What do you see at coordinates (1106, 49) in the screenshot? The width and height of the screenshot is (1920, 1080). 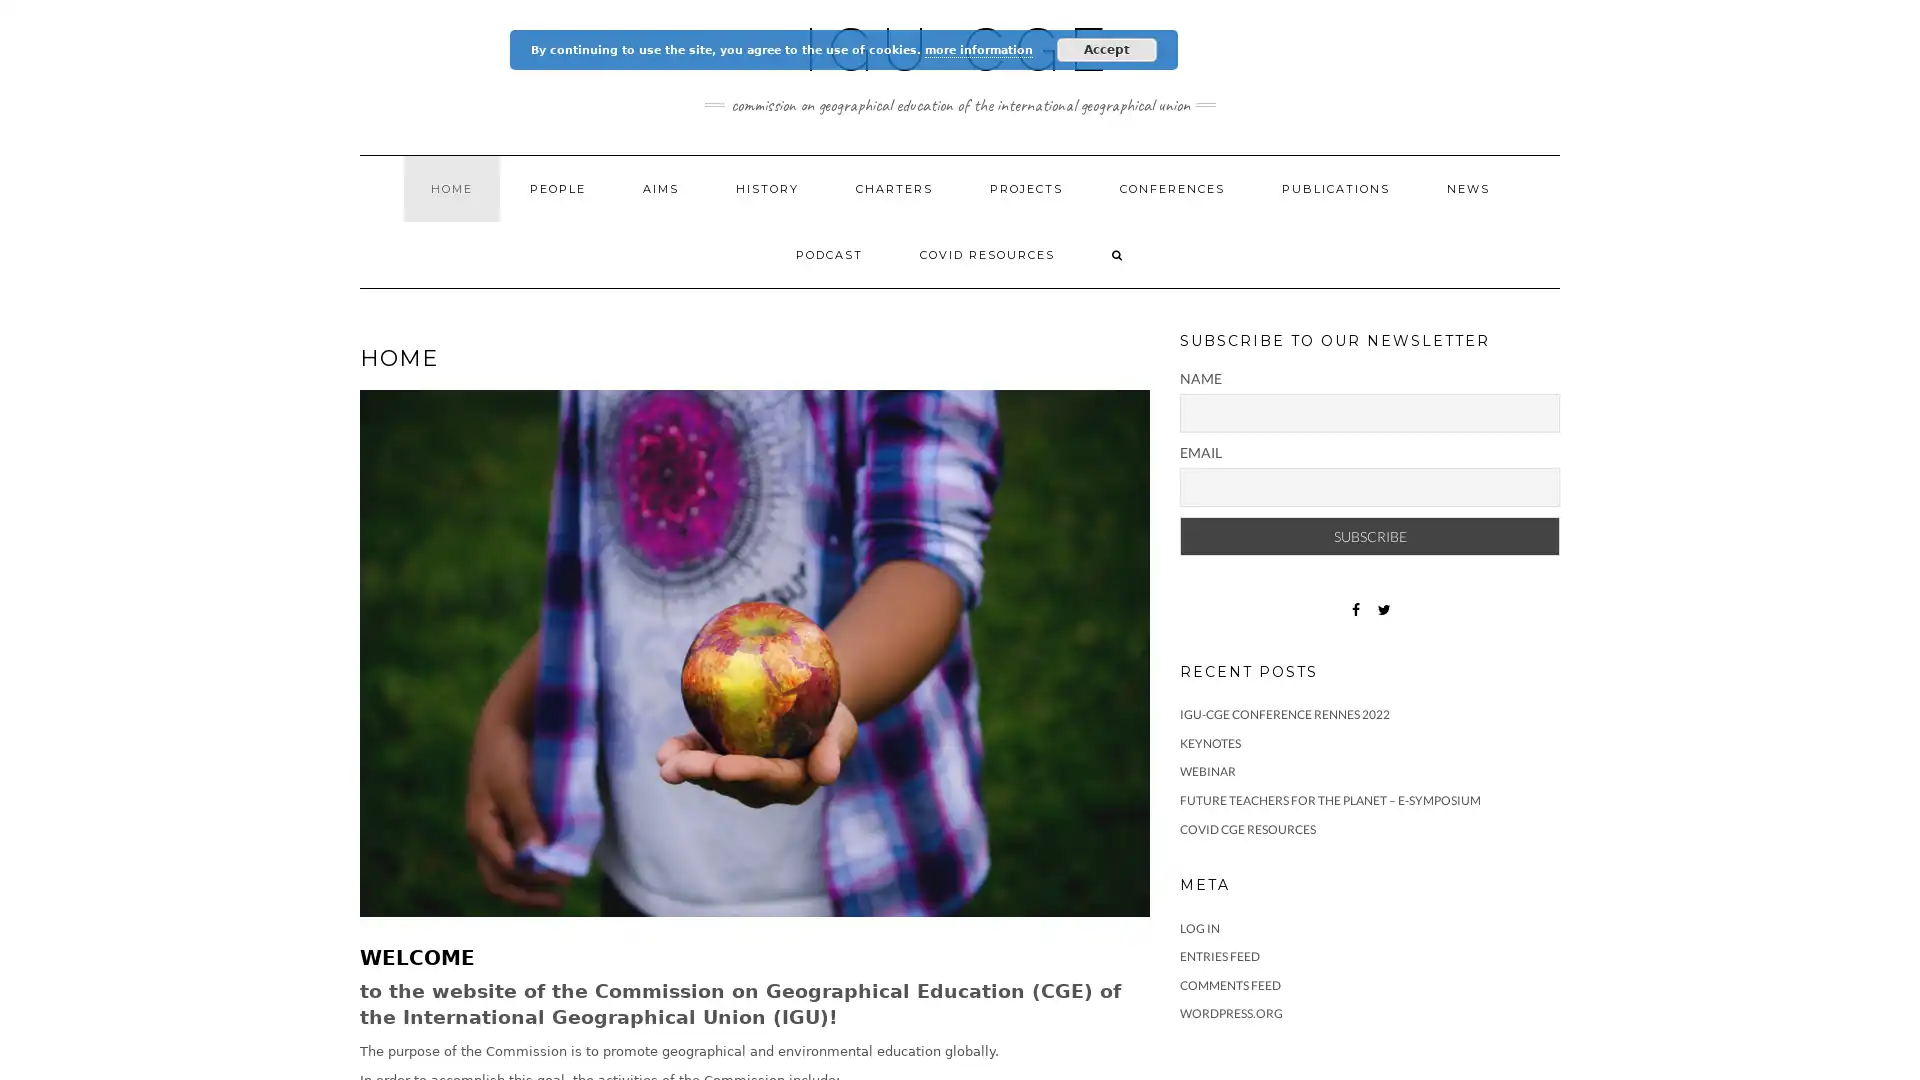 I see `Accept` at bounding box center [1106, 49].